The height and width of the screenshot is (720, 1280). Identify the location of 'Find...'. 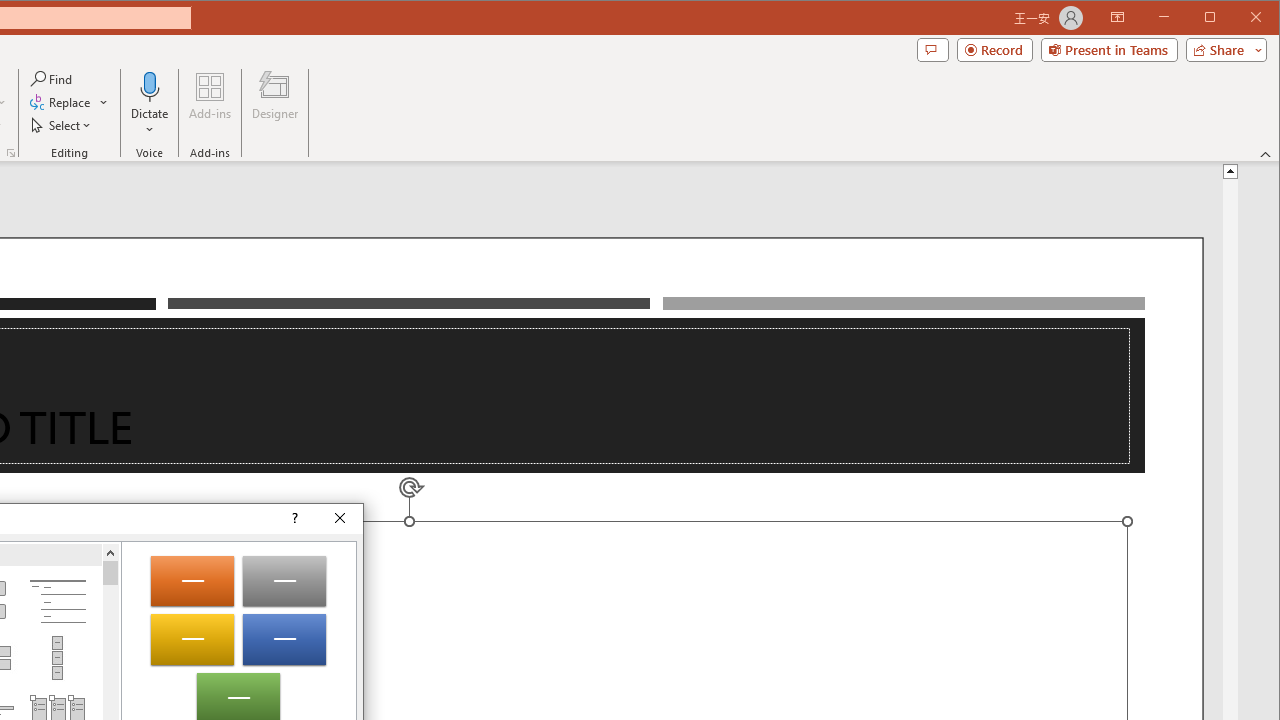
(53, 78).